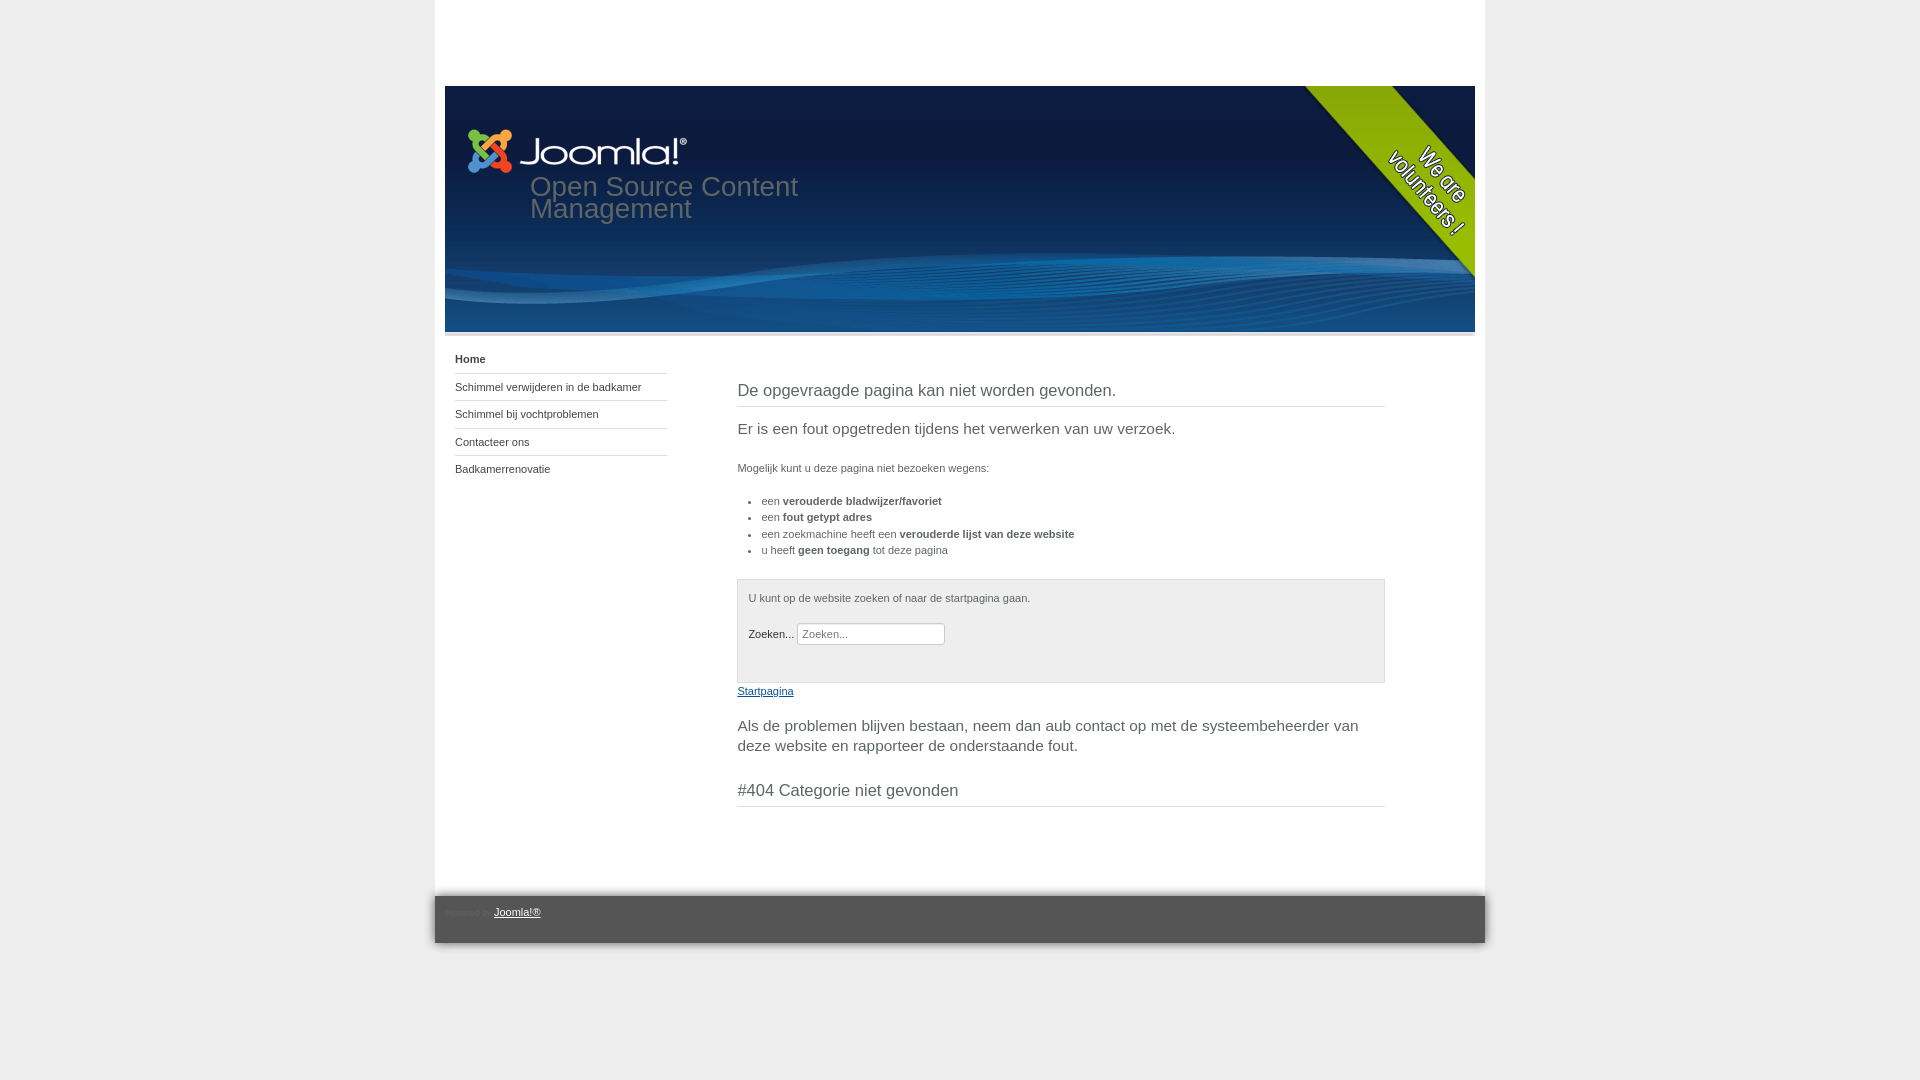 This screenshot has height=1080, width=1920. I want to click on 'Contacteer ons', so click(560, 441).